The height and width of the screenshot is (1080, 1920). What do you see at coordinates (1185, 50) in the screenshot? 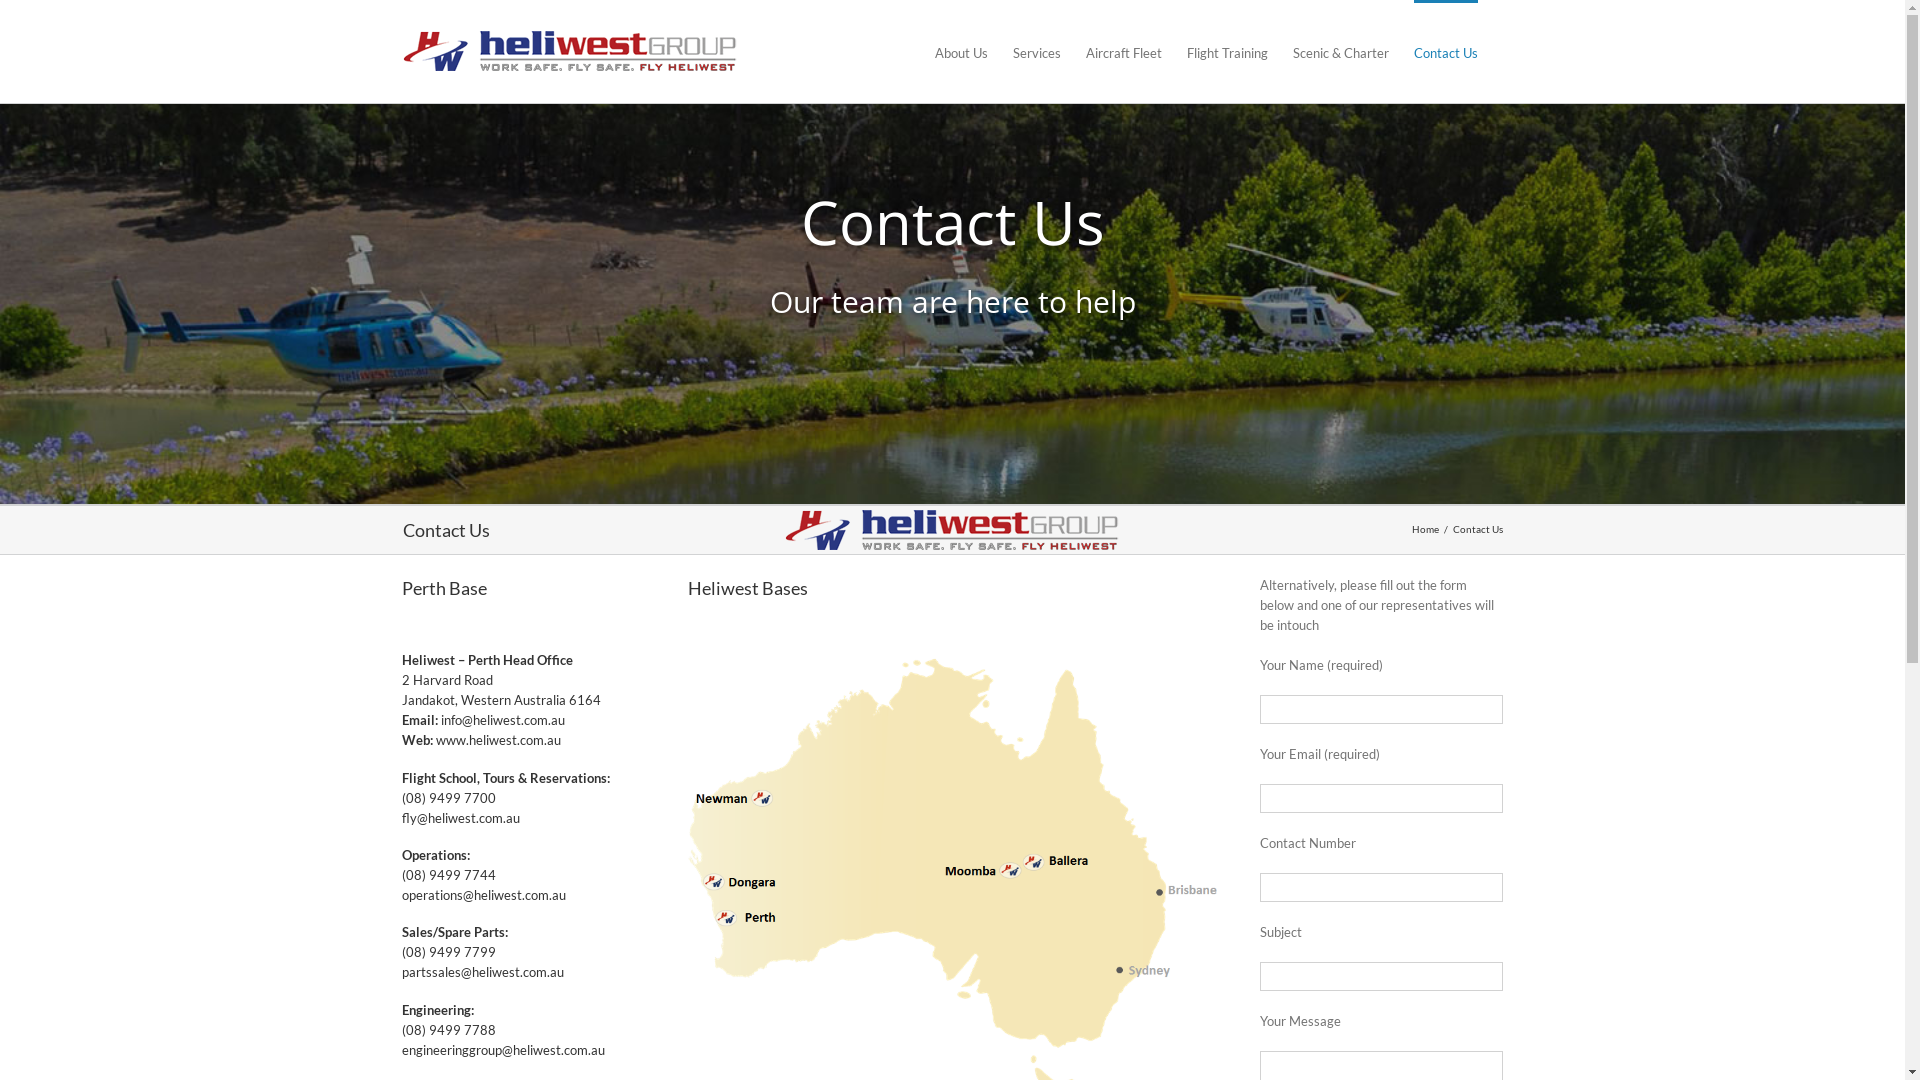
I see `'Flight Training'` at bounding box center [1185, 50].